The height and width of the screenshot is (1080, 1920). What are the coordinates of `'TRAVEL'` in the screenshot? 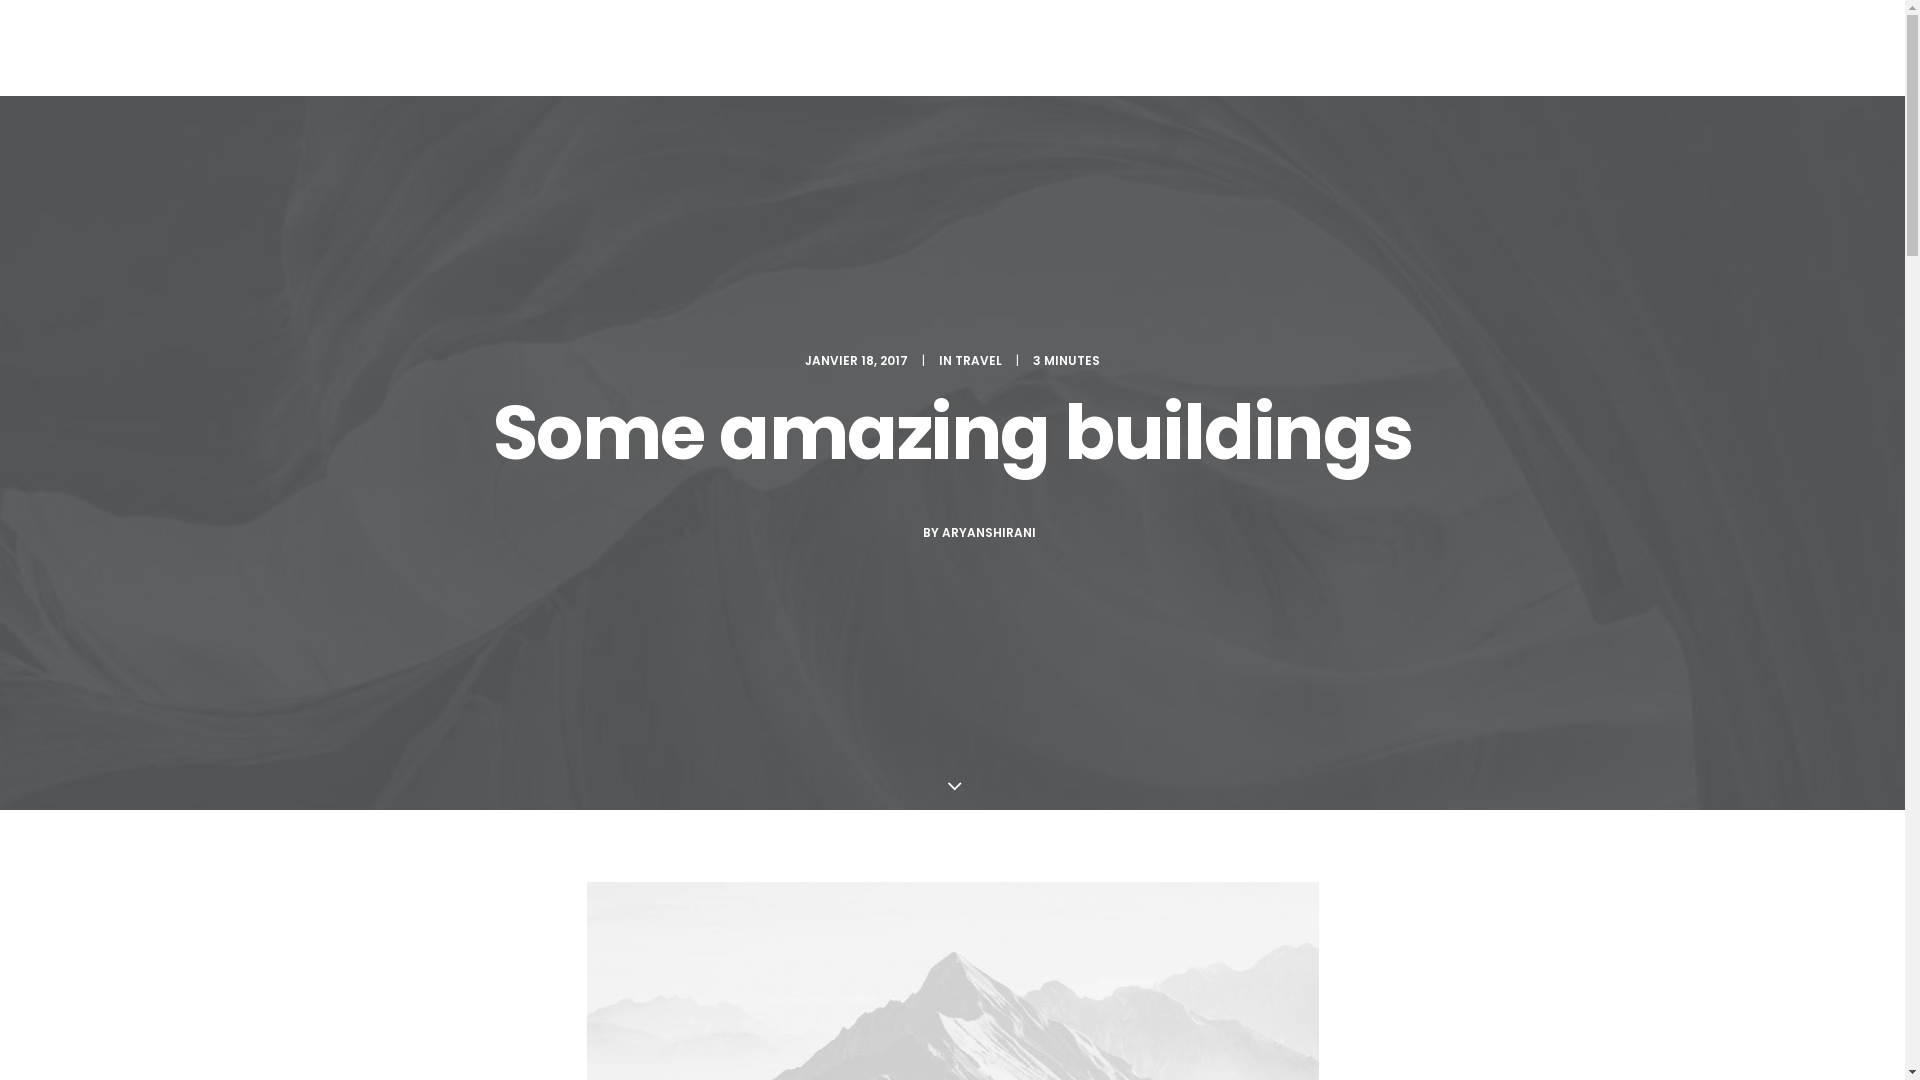 It's located at (954, 360).